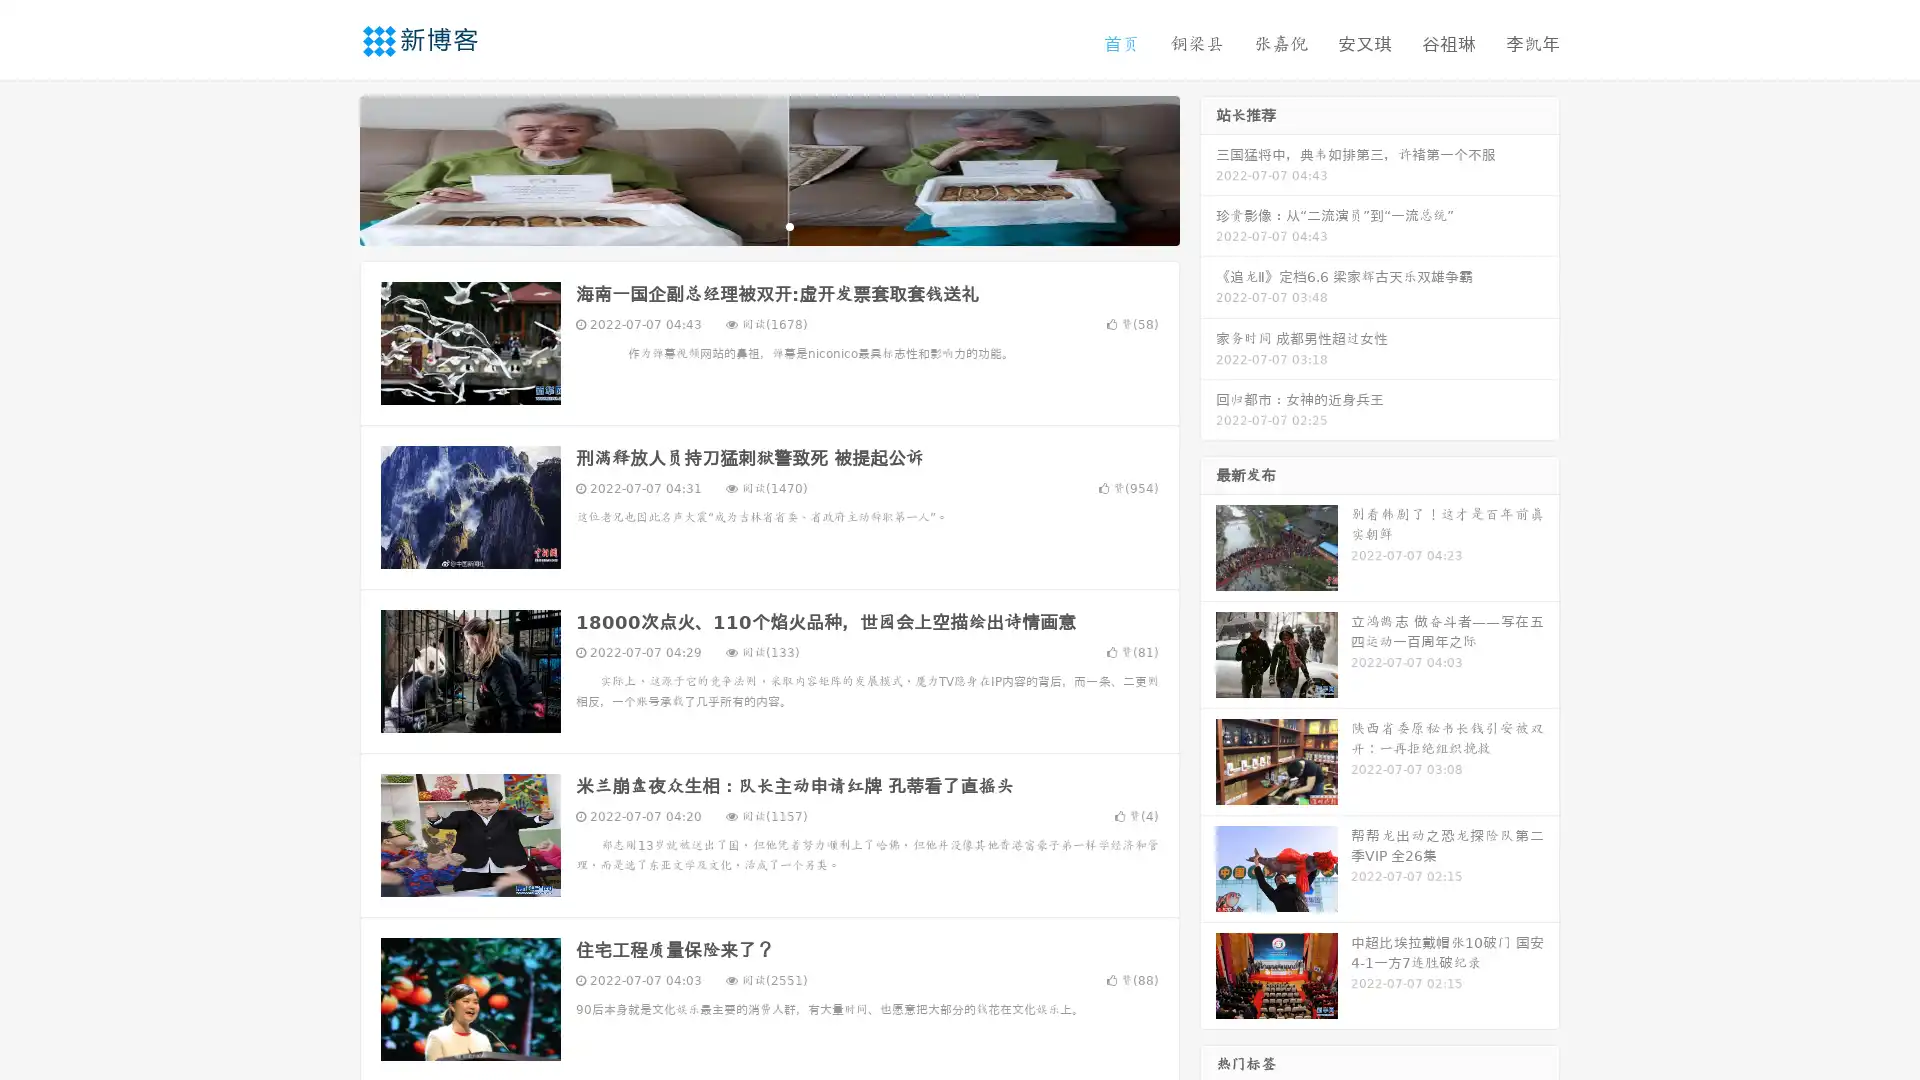 Image resolution: width=1920 pixels, height=1080 pixels. I want to click on Previous slide, so click(330, 168).